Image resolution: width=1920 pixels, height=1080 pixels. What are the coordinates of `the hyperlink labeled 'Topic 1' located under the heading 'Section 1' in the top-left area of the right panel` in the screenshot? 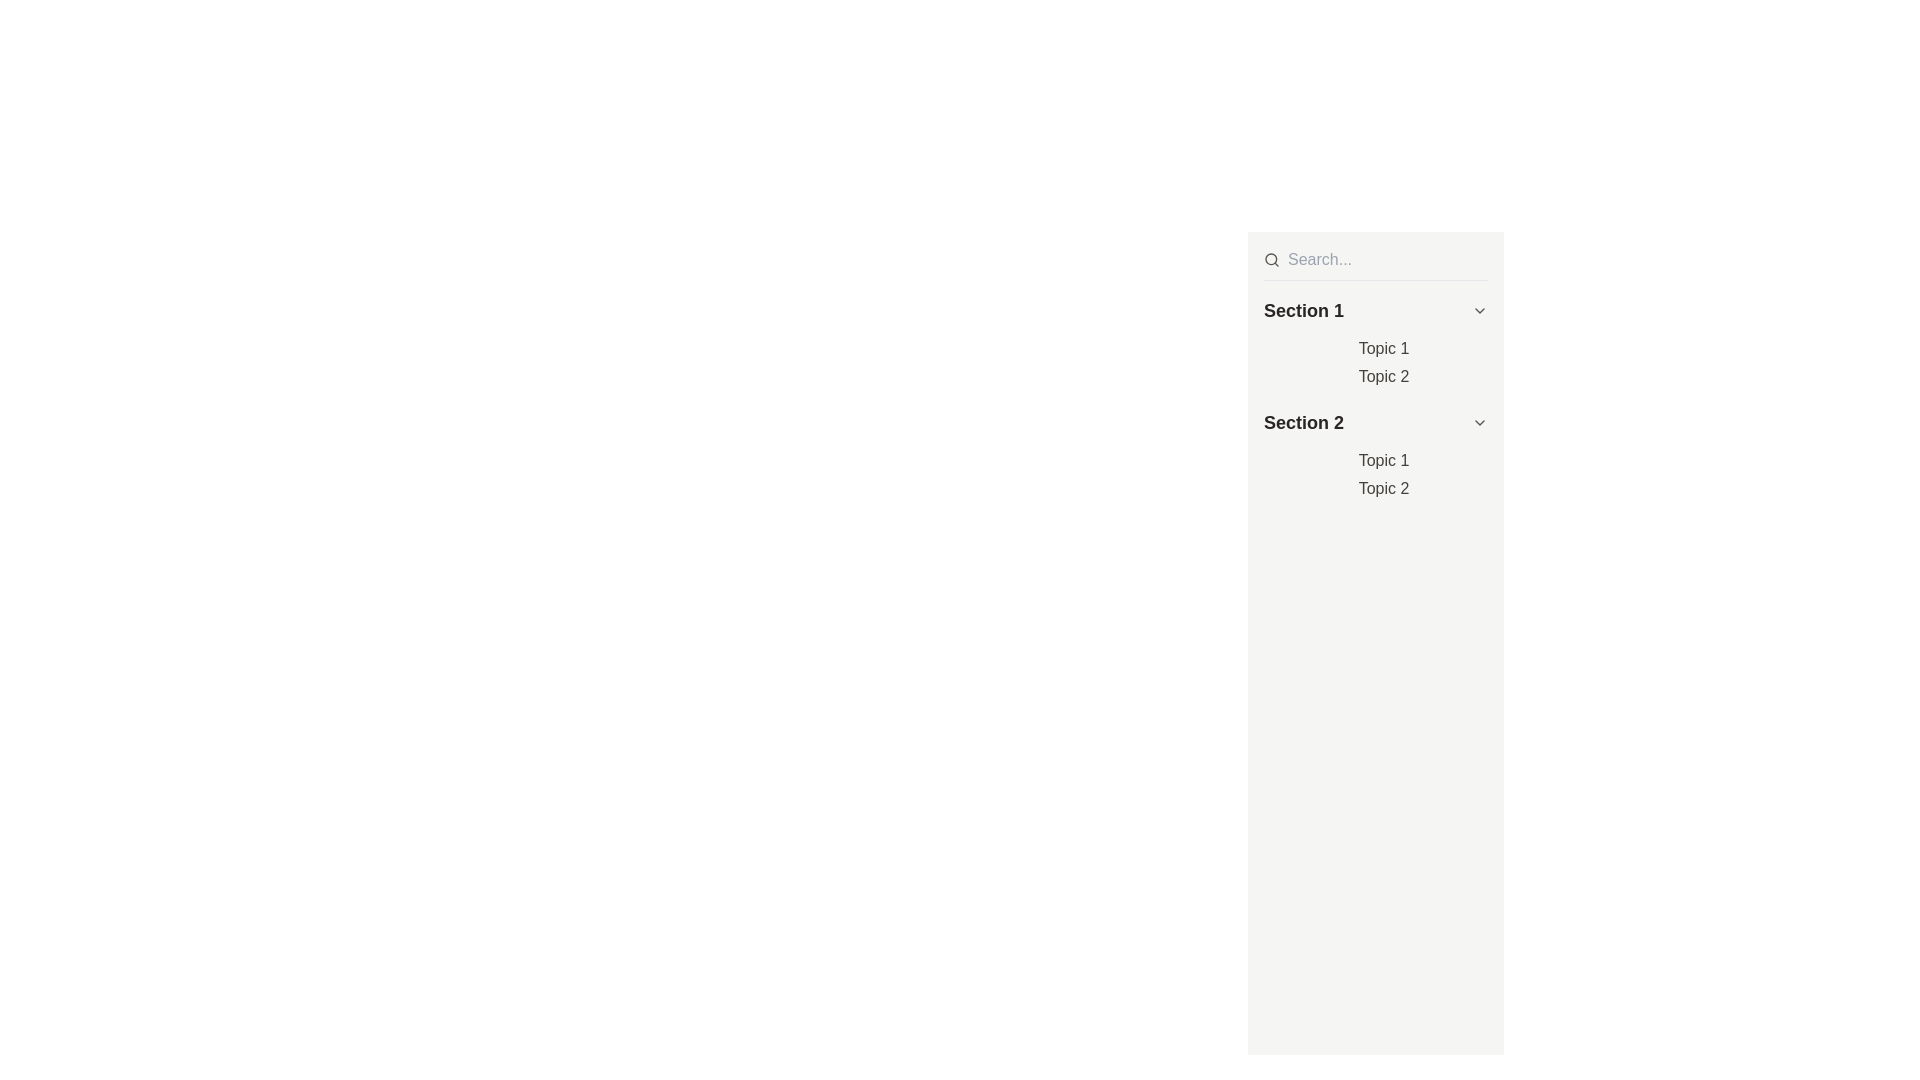 It's located at (1382, 347).